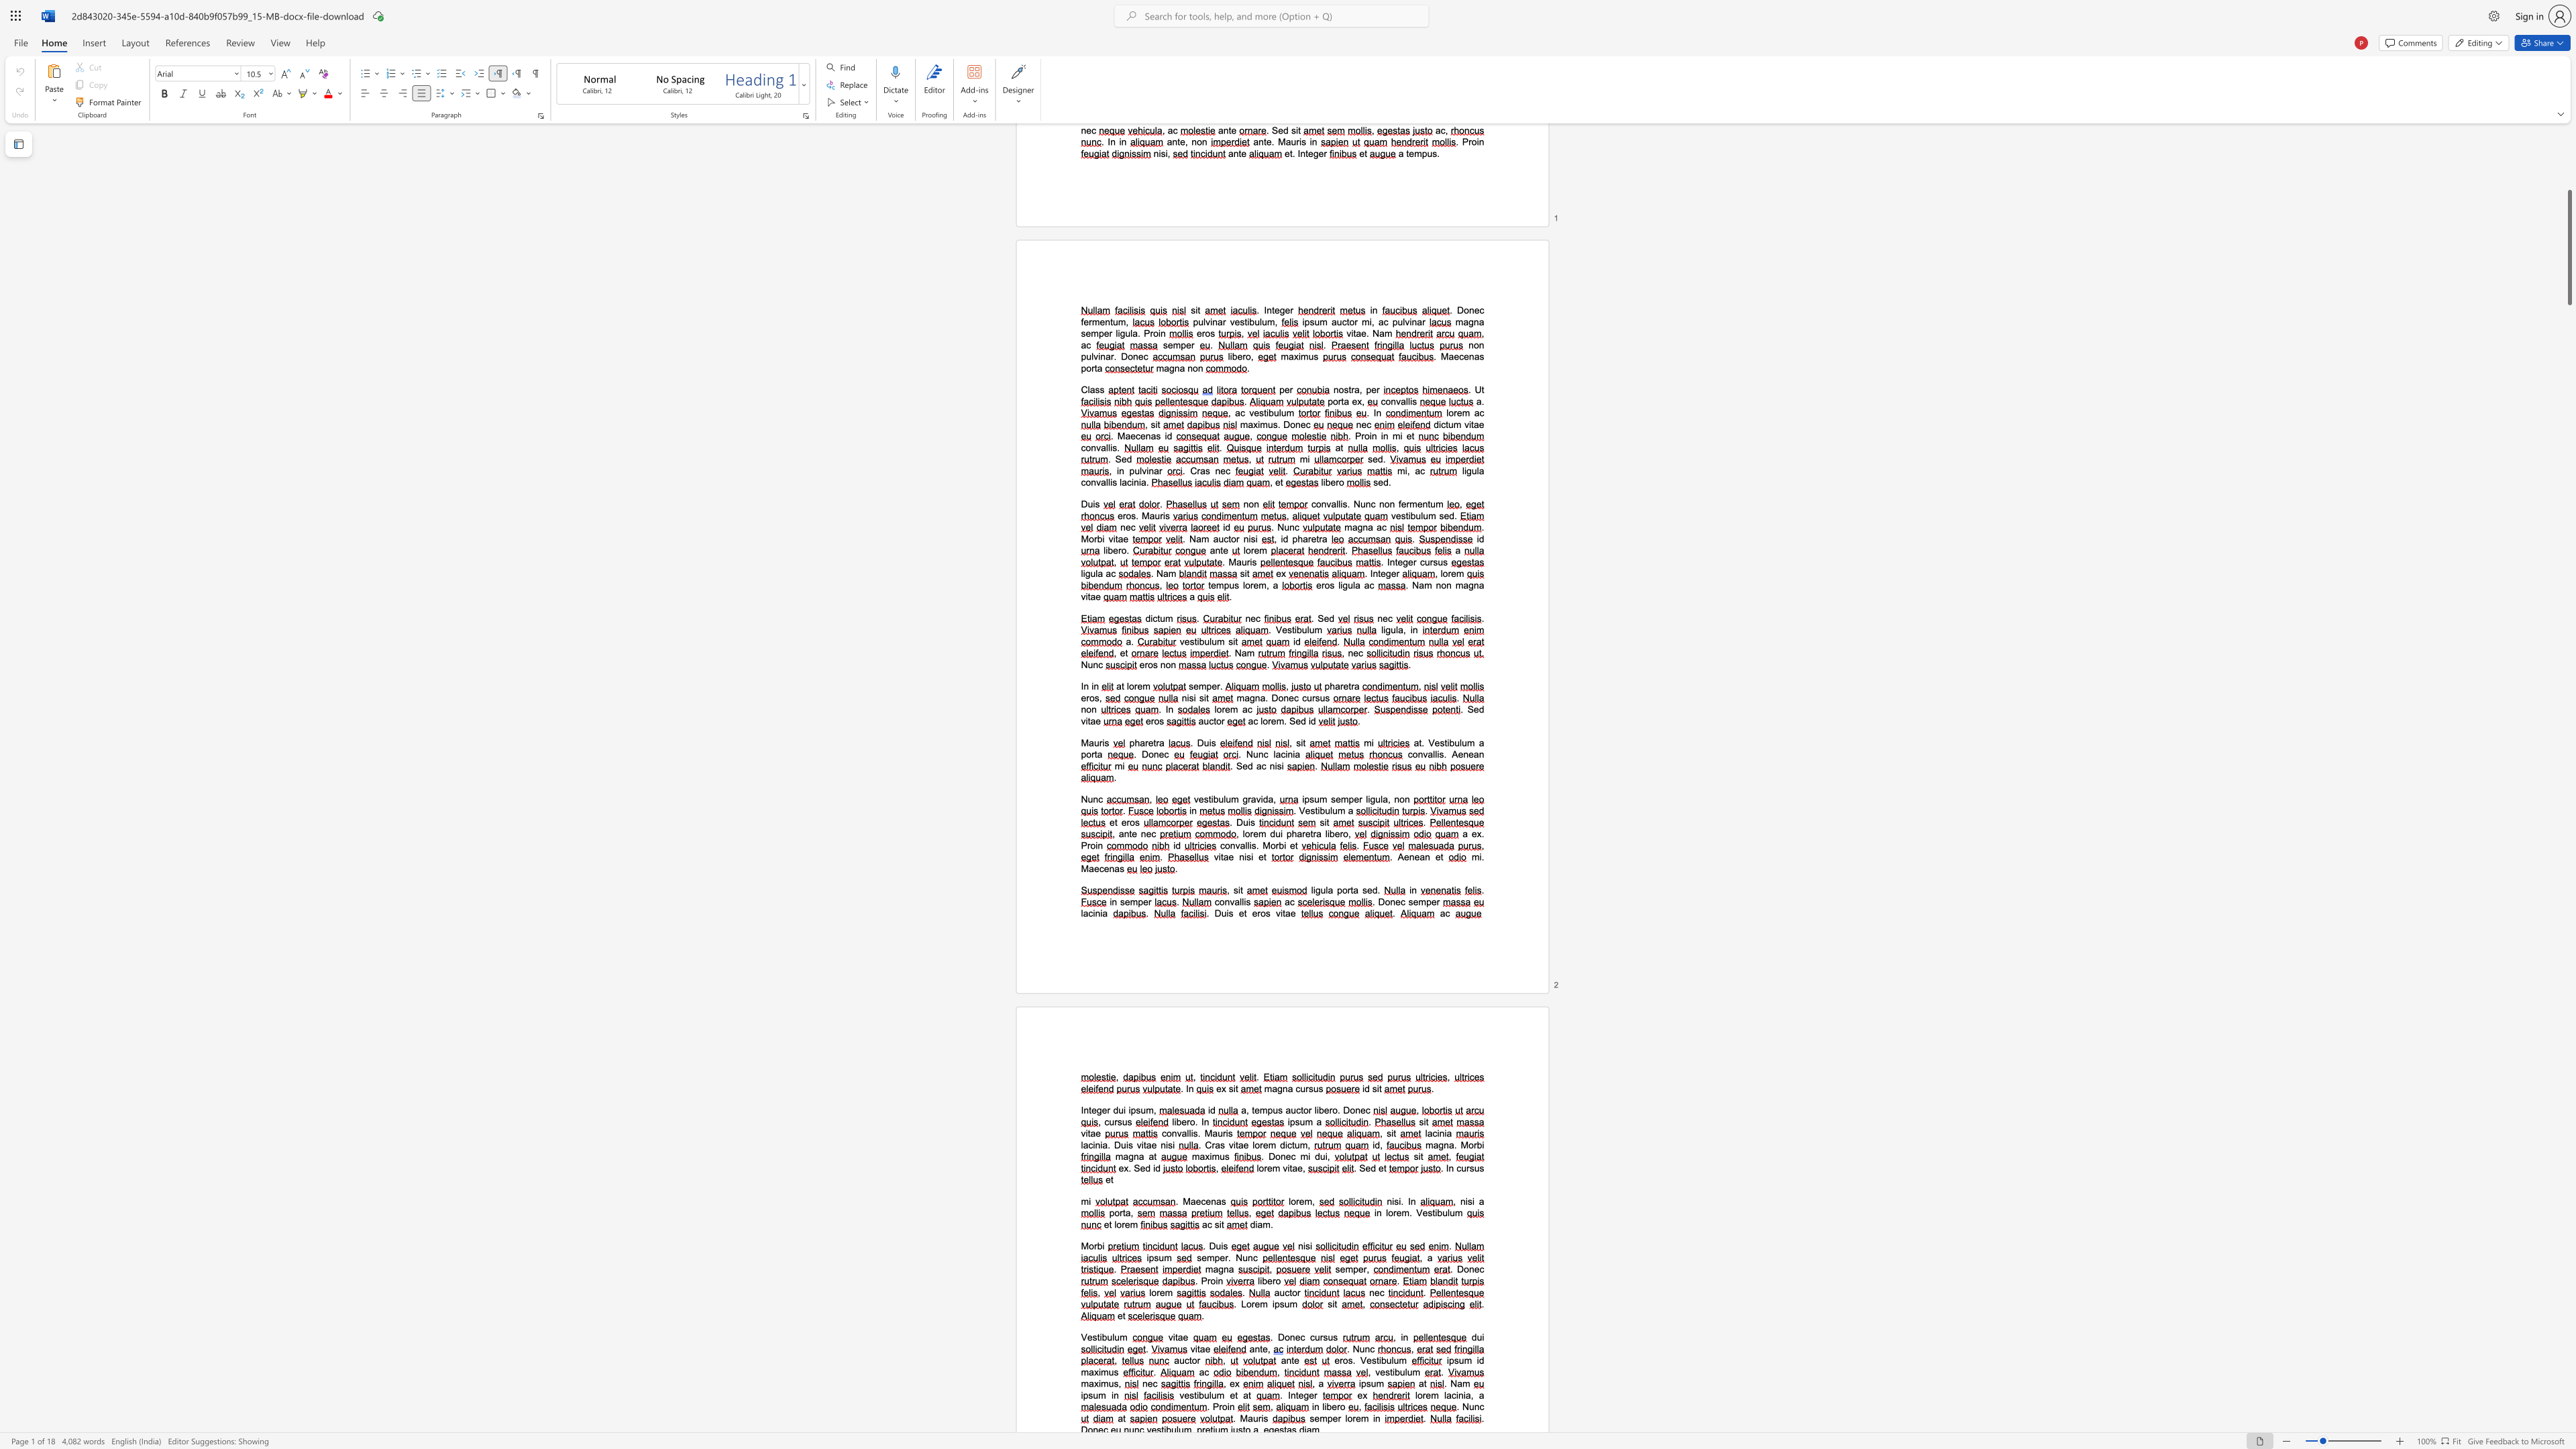  Describe the element at coordinates (1322, 1336) in the screenshot. I see `the 1th character "r" in the text` at that location.